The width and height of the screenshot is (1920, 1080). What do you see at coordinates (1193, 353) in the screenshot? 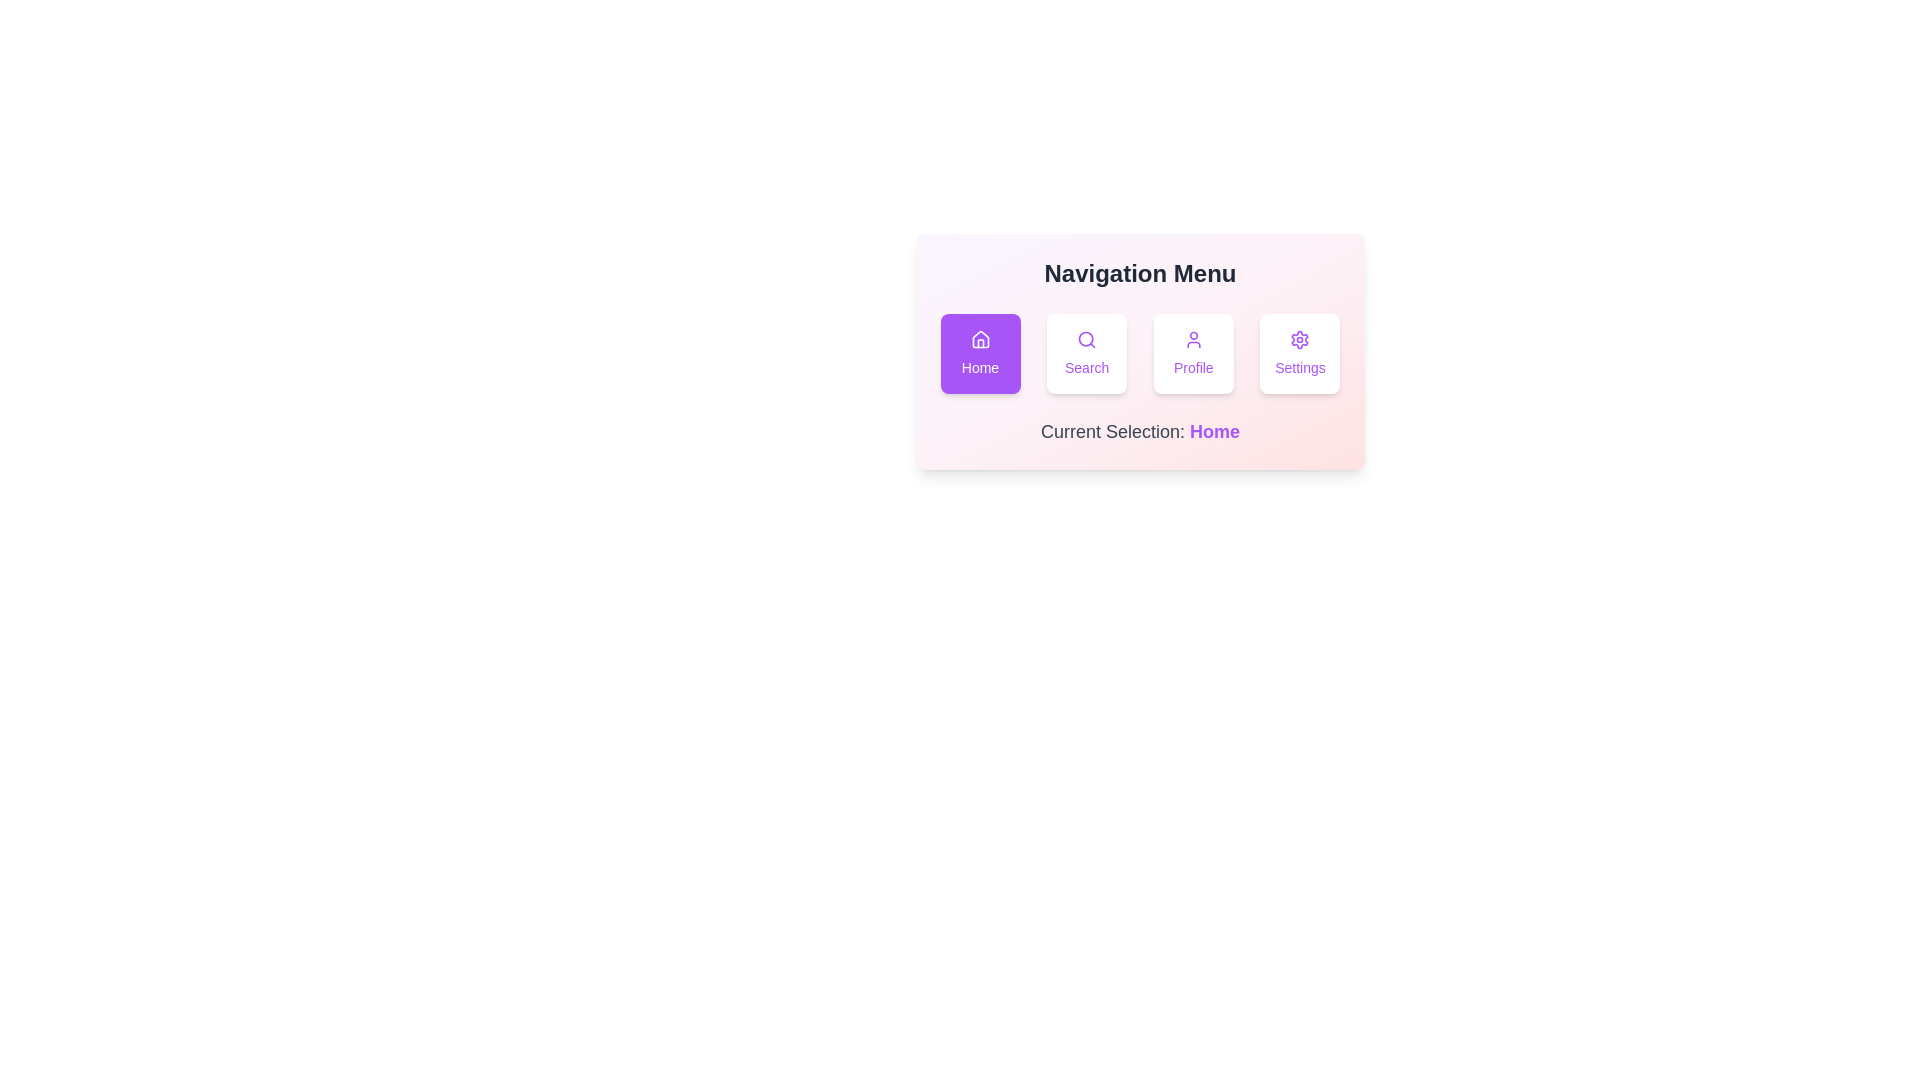
I see `the Profile button to change the selection` at bounding box center [1193, 353].